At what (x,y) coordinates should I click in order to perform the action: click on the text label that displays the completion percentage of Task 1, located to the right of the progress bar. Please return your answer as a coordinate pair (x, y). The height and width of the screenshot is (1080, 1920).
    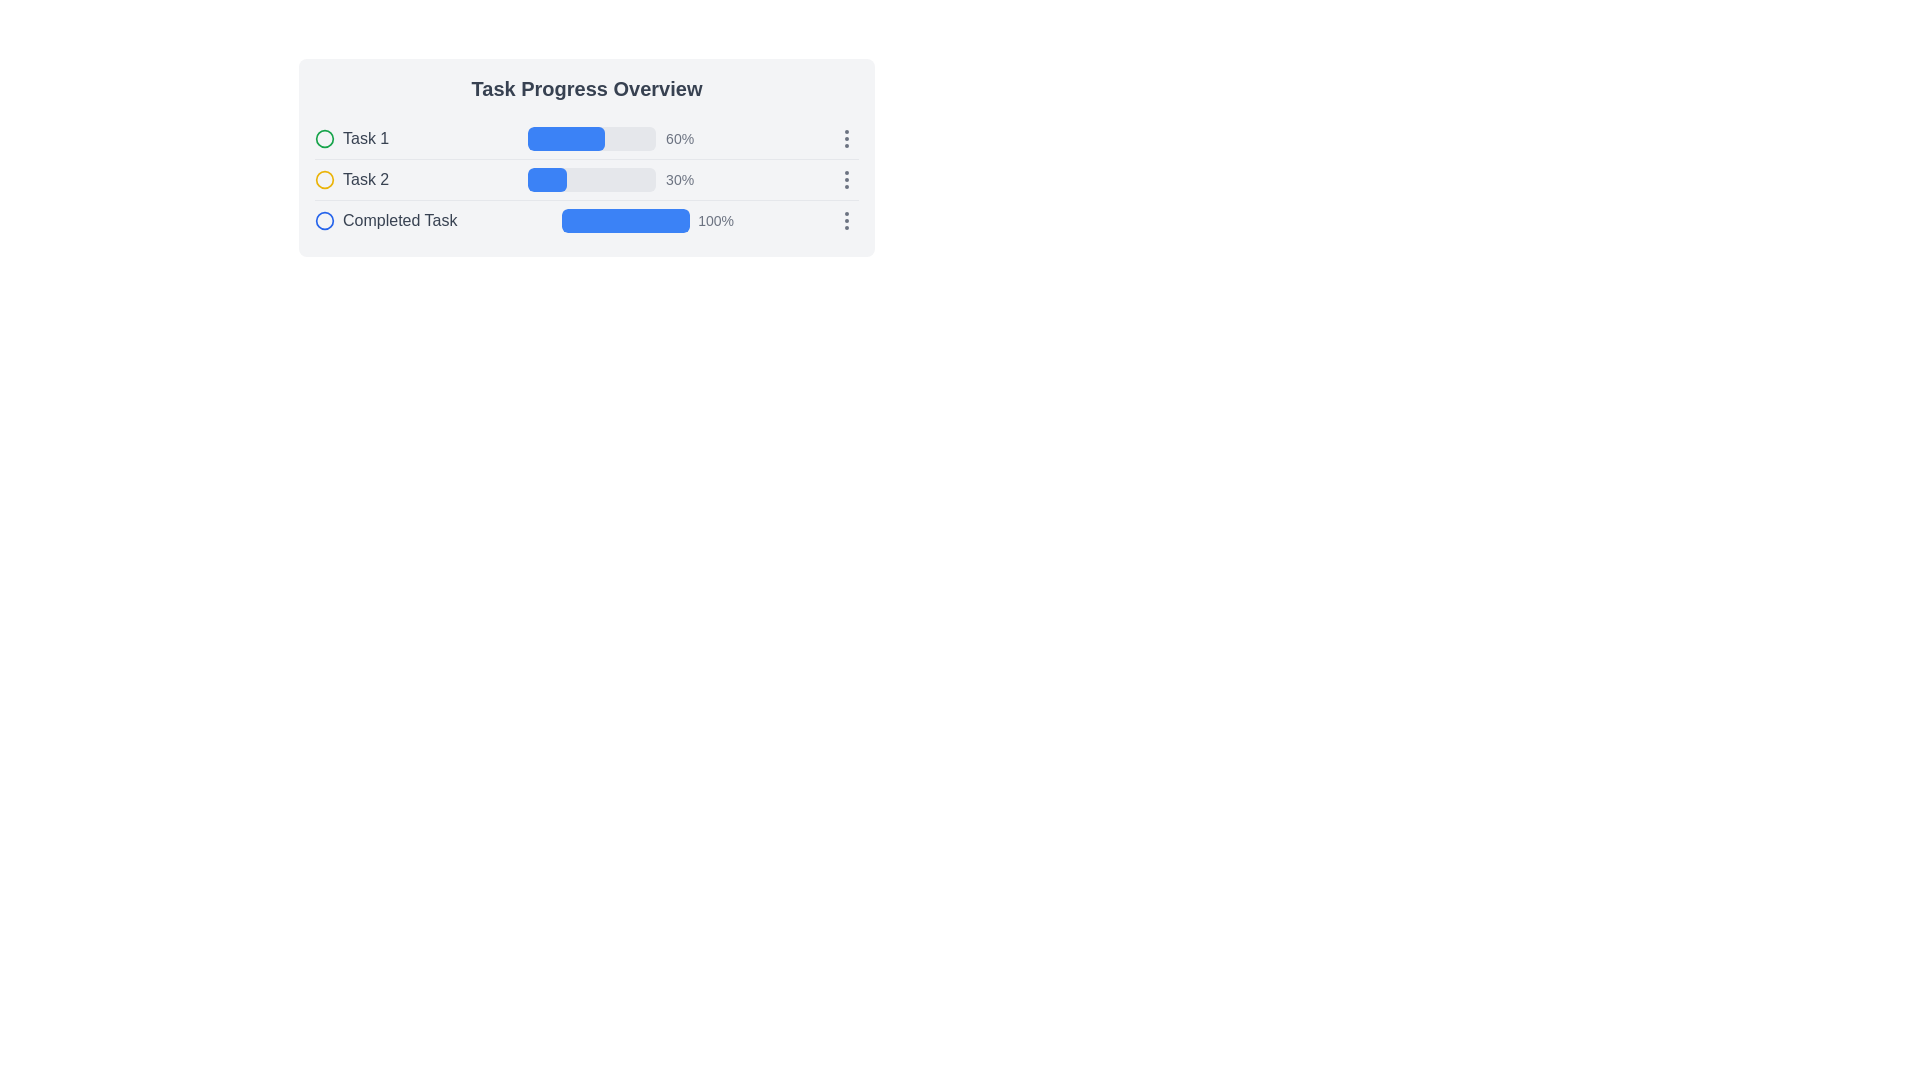
    Looking at the image, I should click on (680, 137).